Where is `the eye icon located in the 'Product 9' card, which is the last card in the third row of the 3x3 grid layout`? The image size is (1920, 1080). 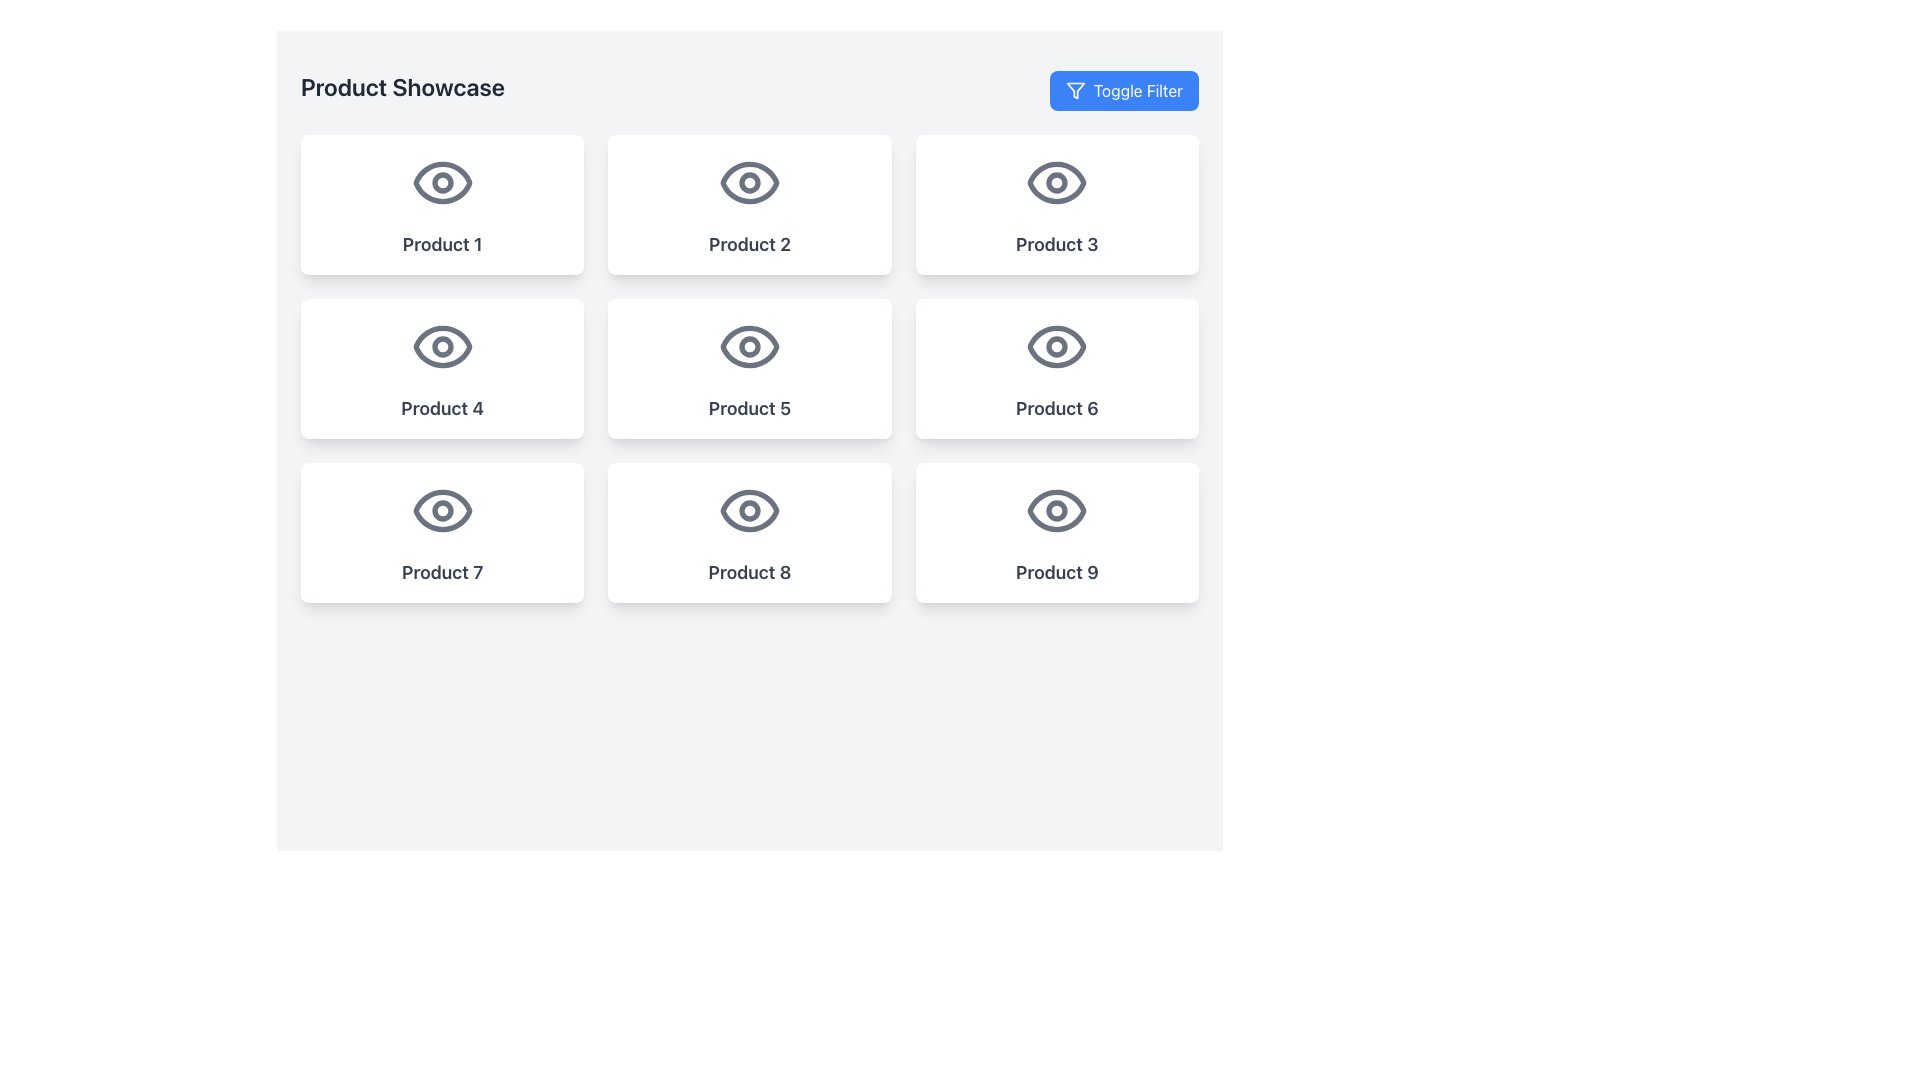 the eye icon located in the 'Product 9' card, which is the last card in the third row of the 3x3 grid layout is located at coordinates (1055, 509).